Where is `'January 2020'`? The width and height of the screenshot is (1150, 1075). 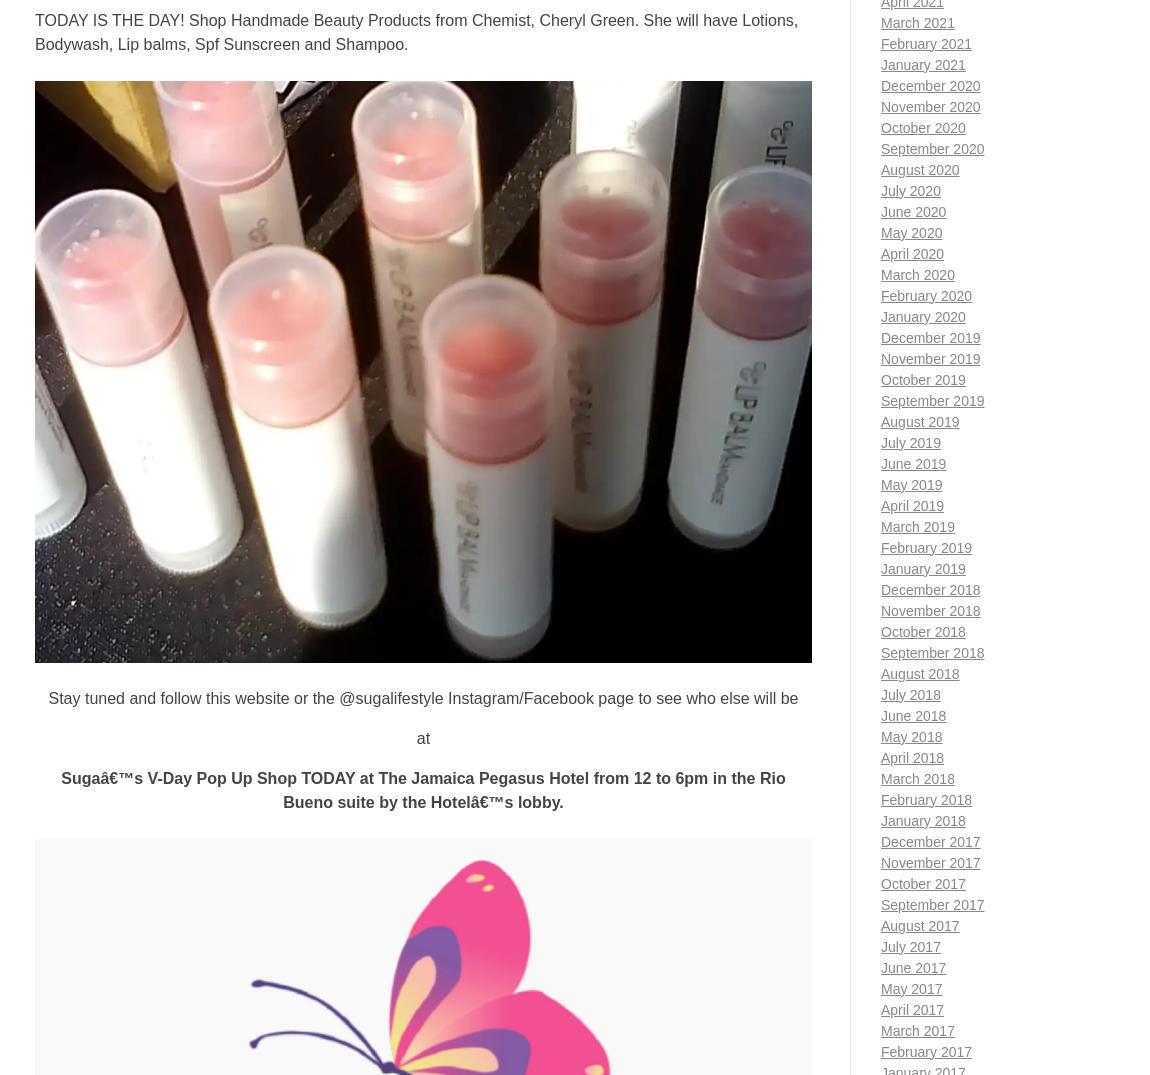 'January 2020' is located at coordinates (881, 315).